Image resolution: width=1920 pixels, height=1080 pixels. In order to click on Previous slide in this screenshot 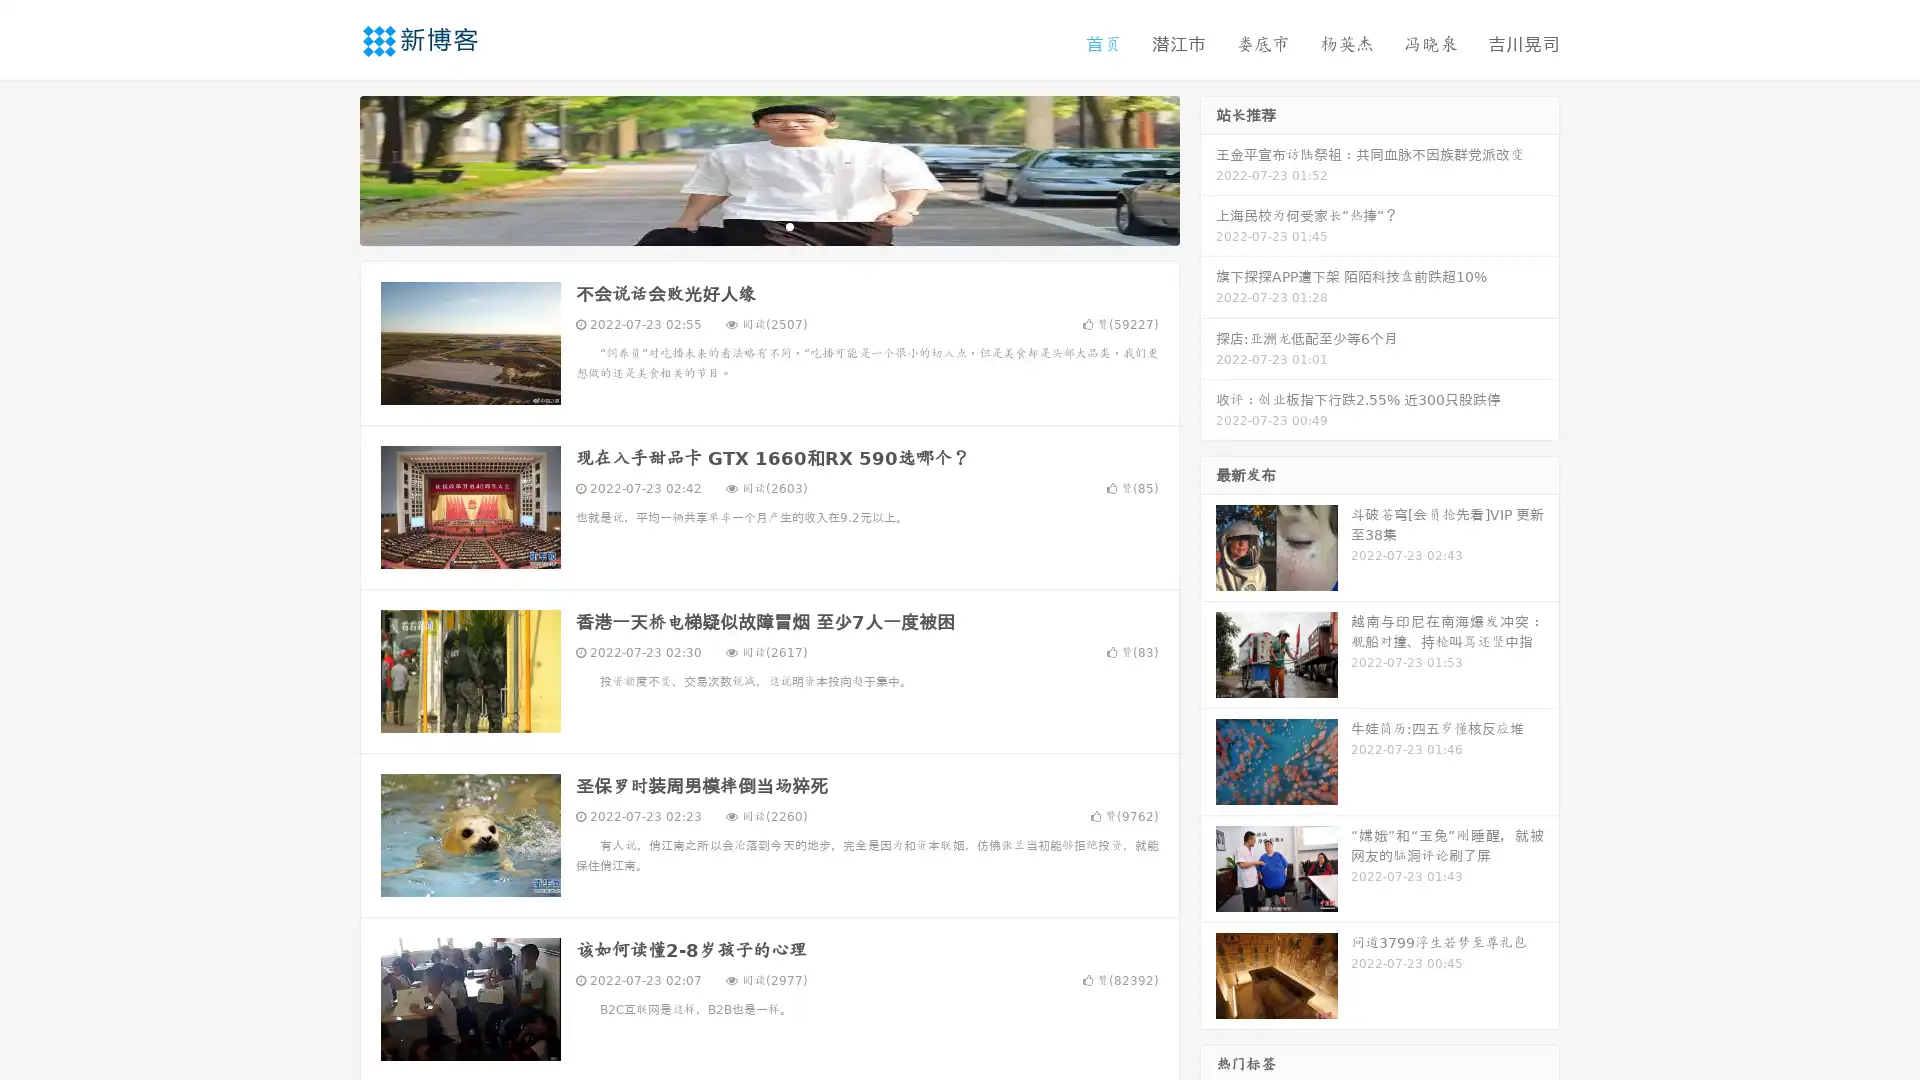, I will do `click(330, 168)`.